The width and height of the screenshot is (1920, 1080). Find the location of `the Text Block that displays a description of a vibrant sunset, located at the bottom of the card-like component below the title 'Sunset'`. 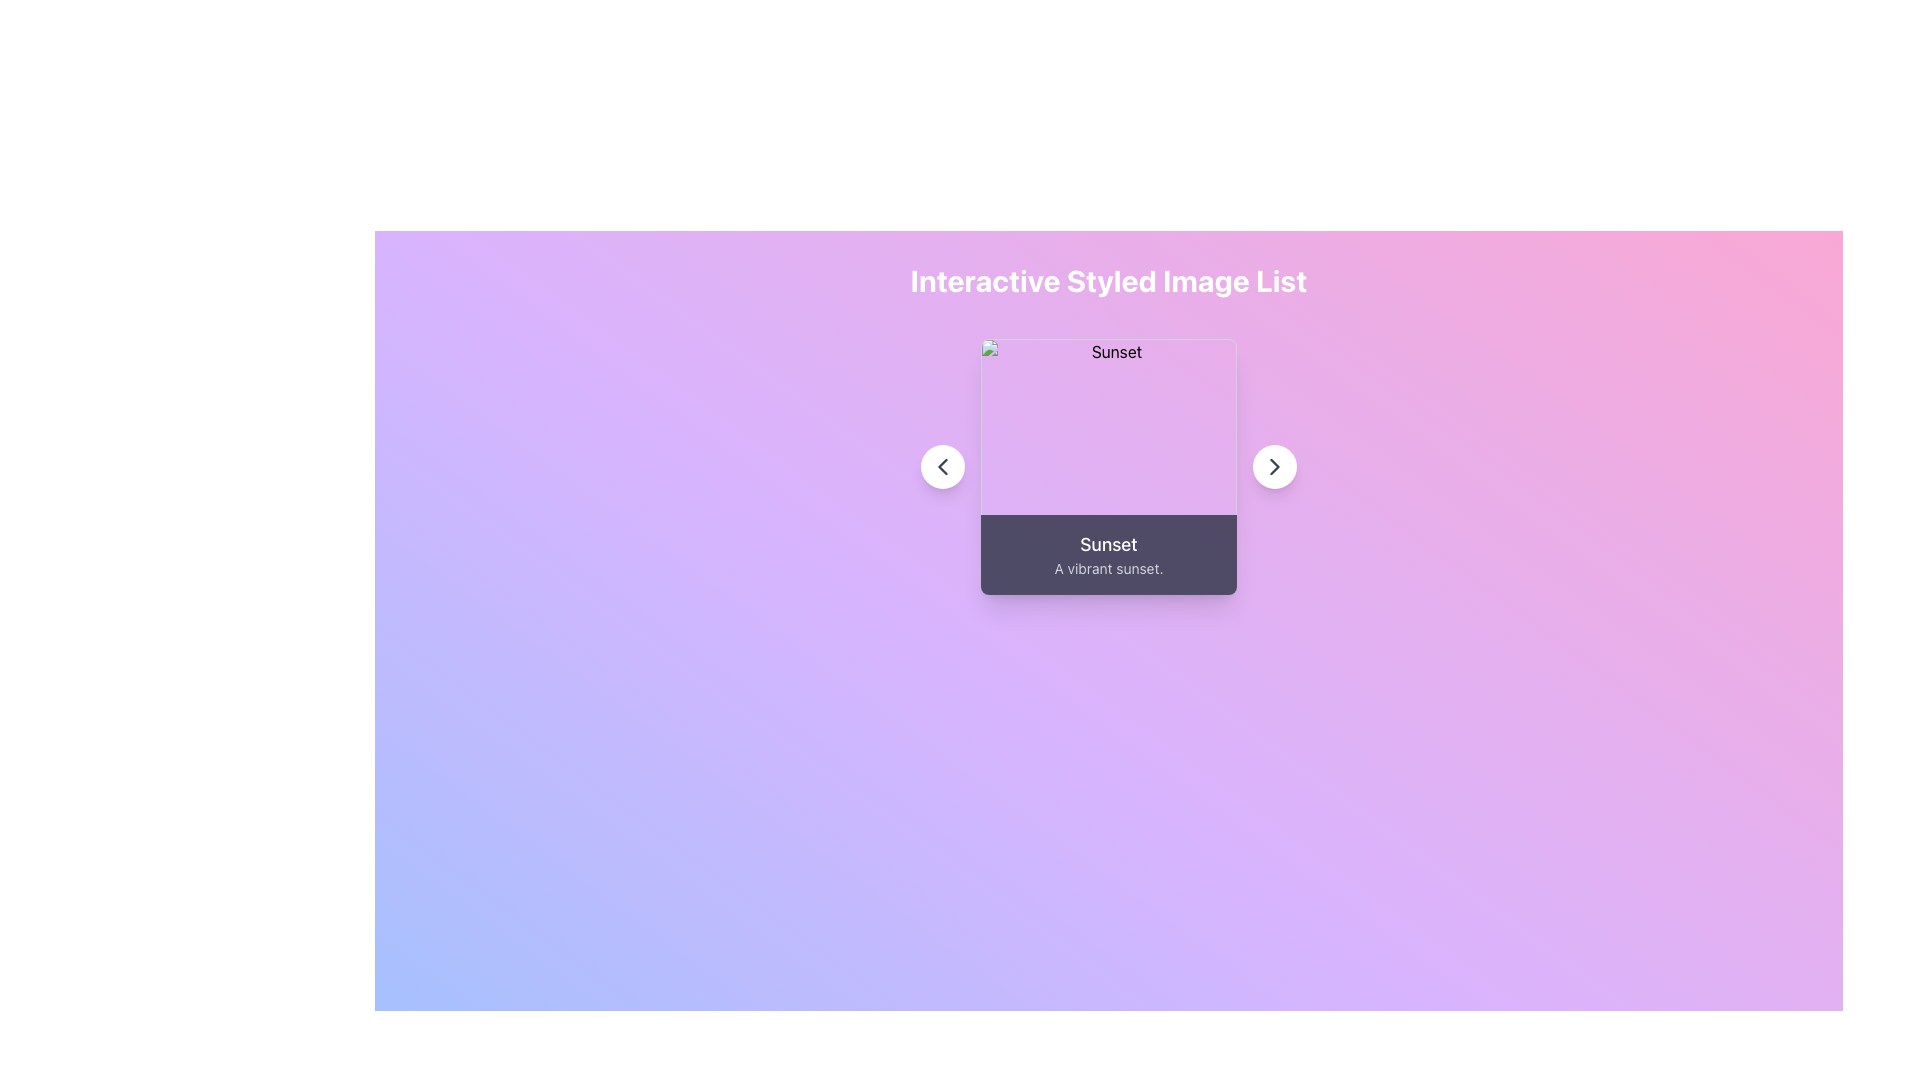

the Text Block that displays a description of a vibrant sunset, located at the bottom of the card-like component below the title 'Sunset' is located at coordinates (1107, 569).